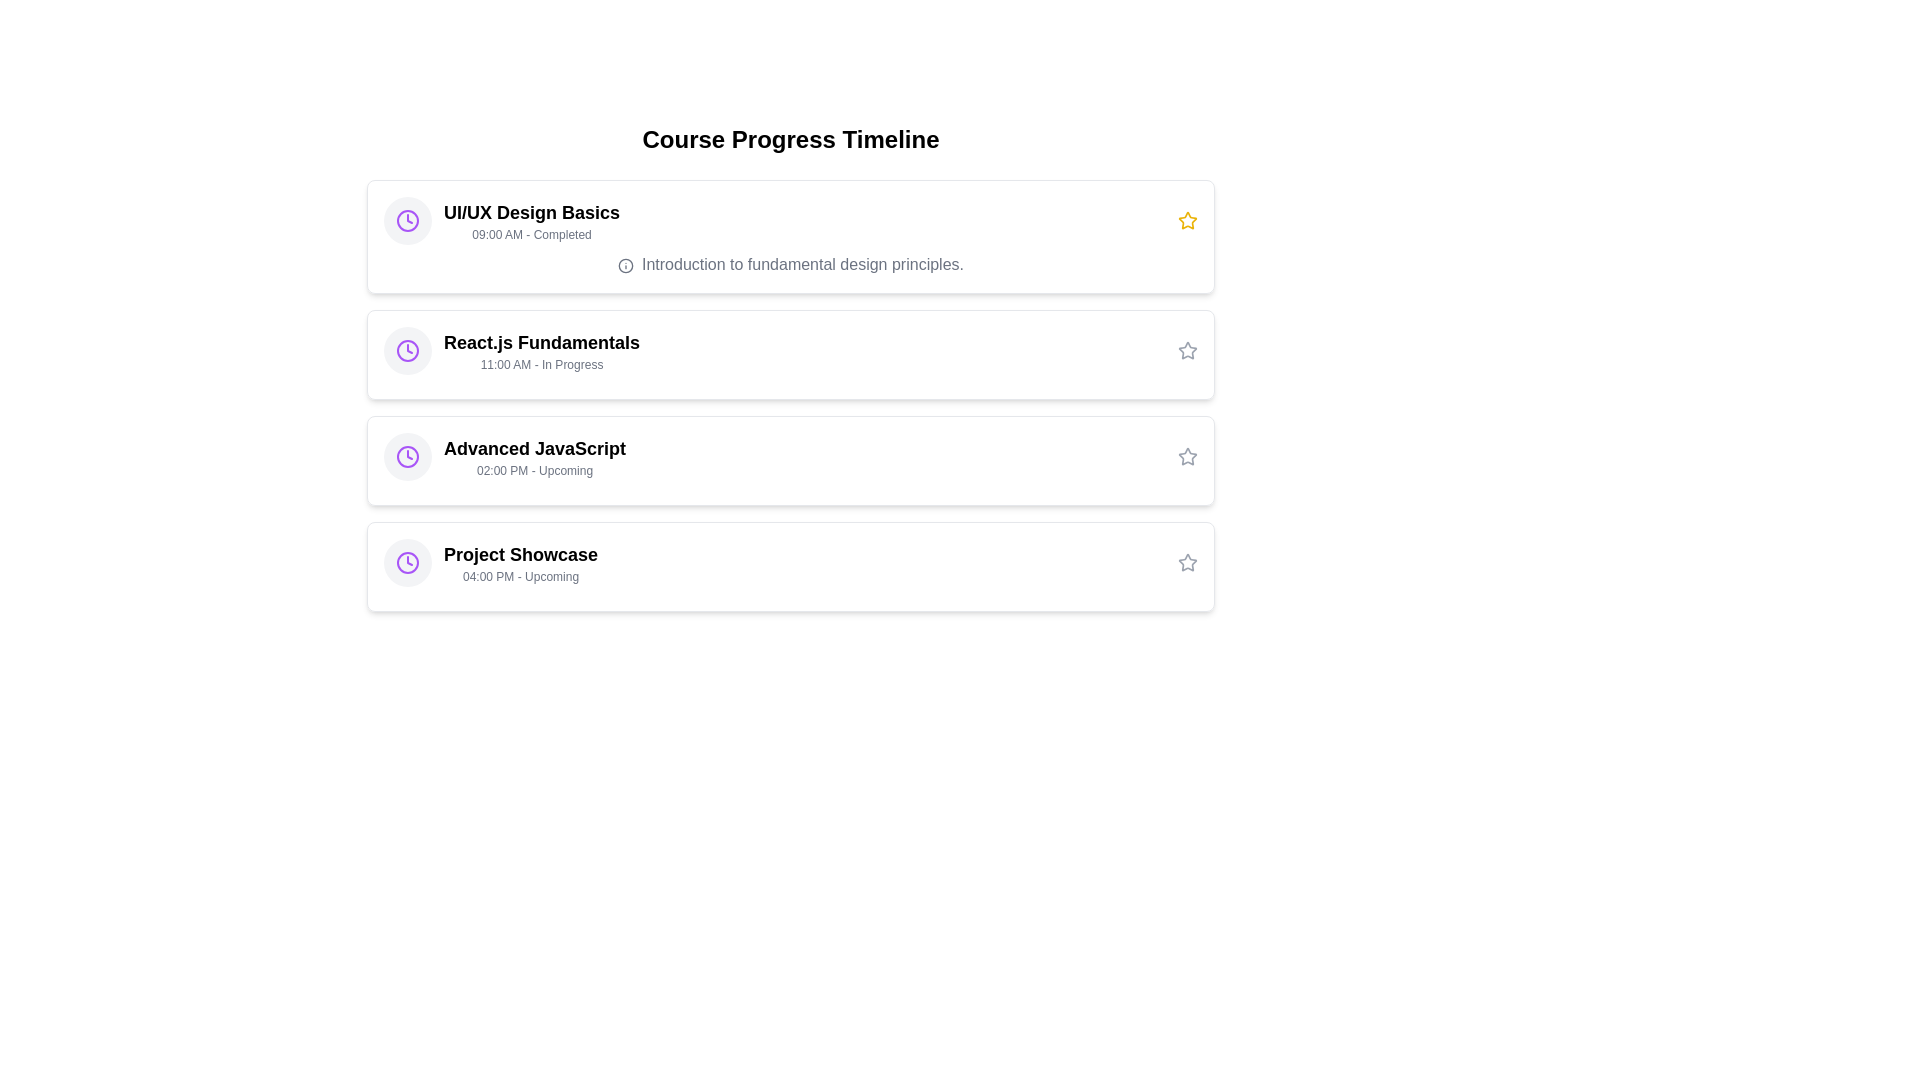 This screenshot has height=1080, width=1920. Describe the element at coordinates (407, 220) in the screenshot. I see `the clock icon that represents the concept of time or schedule, which is positioned to the left of the 'React.js Fundamentals' list element` at that location.